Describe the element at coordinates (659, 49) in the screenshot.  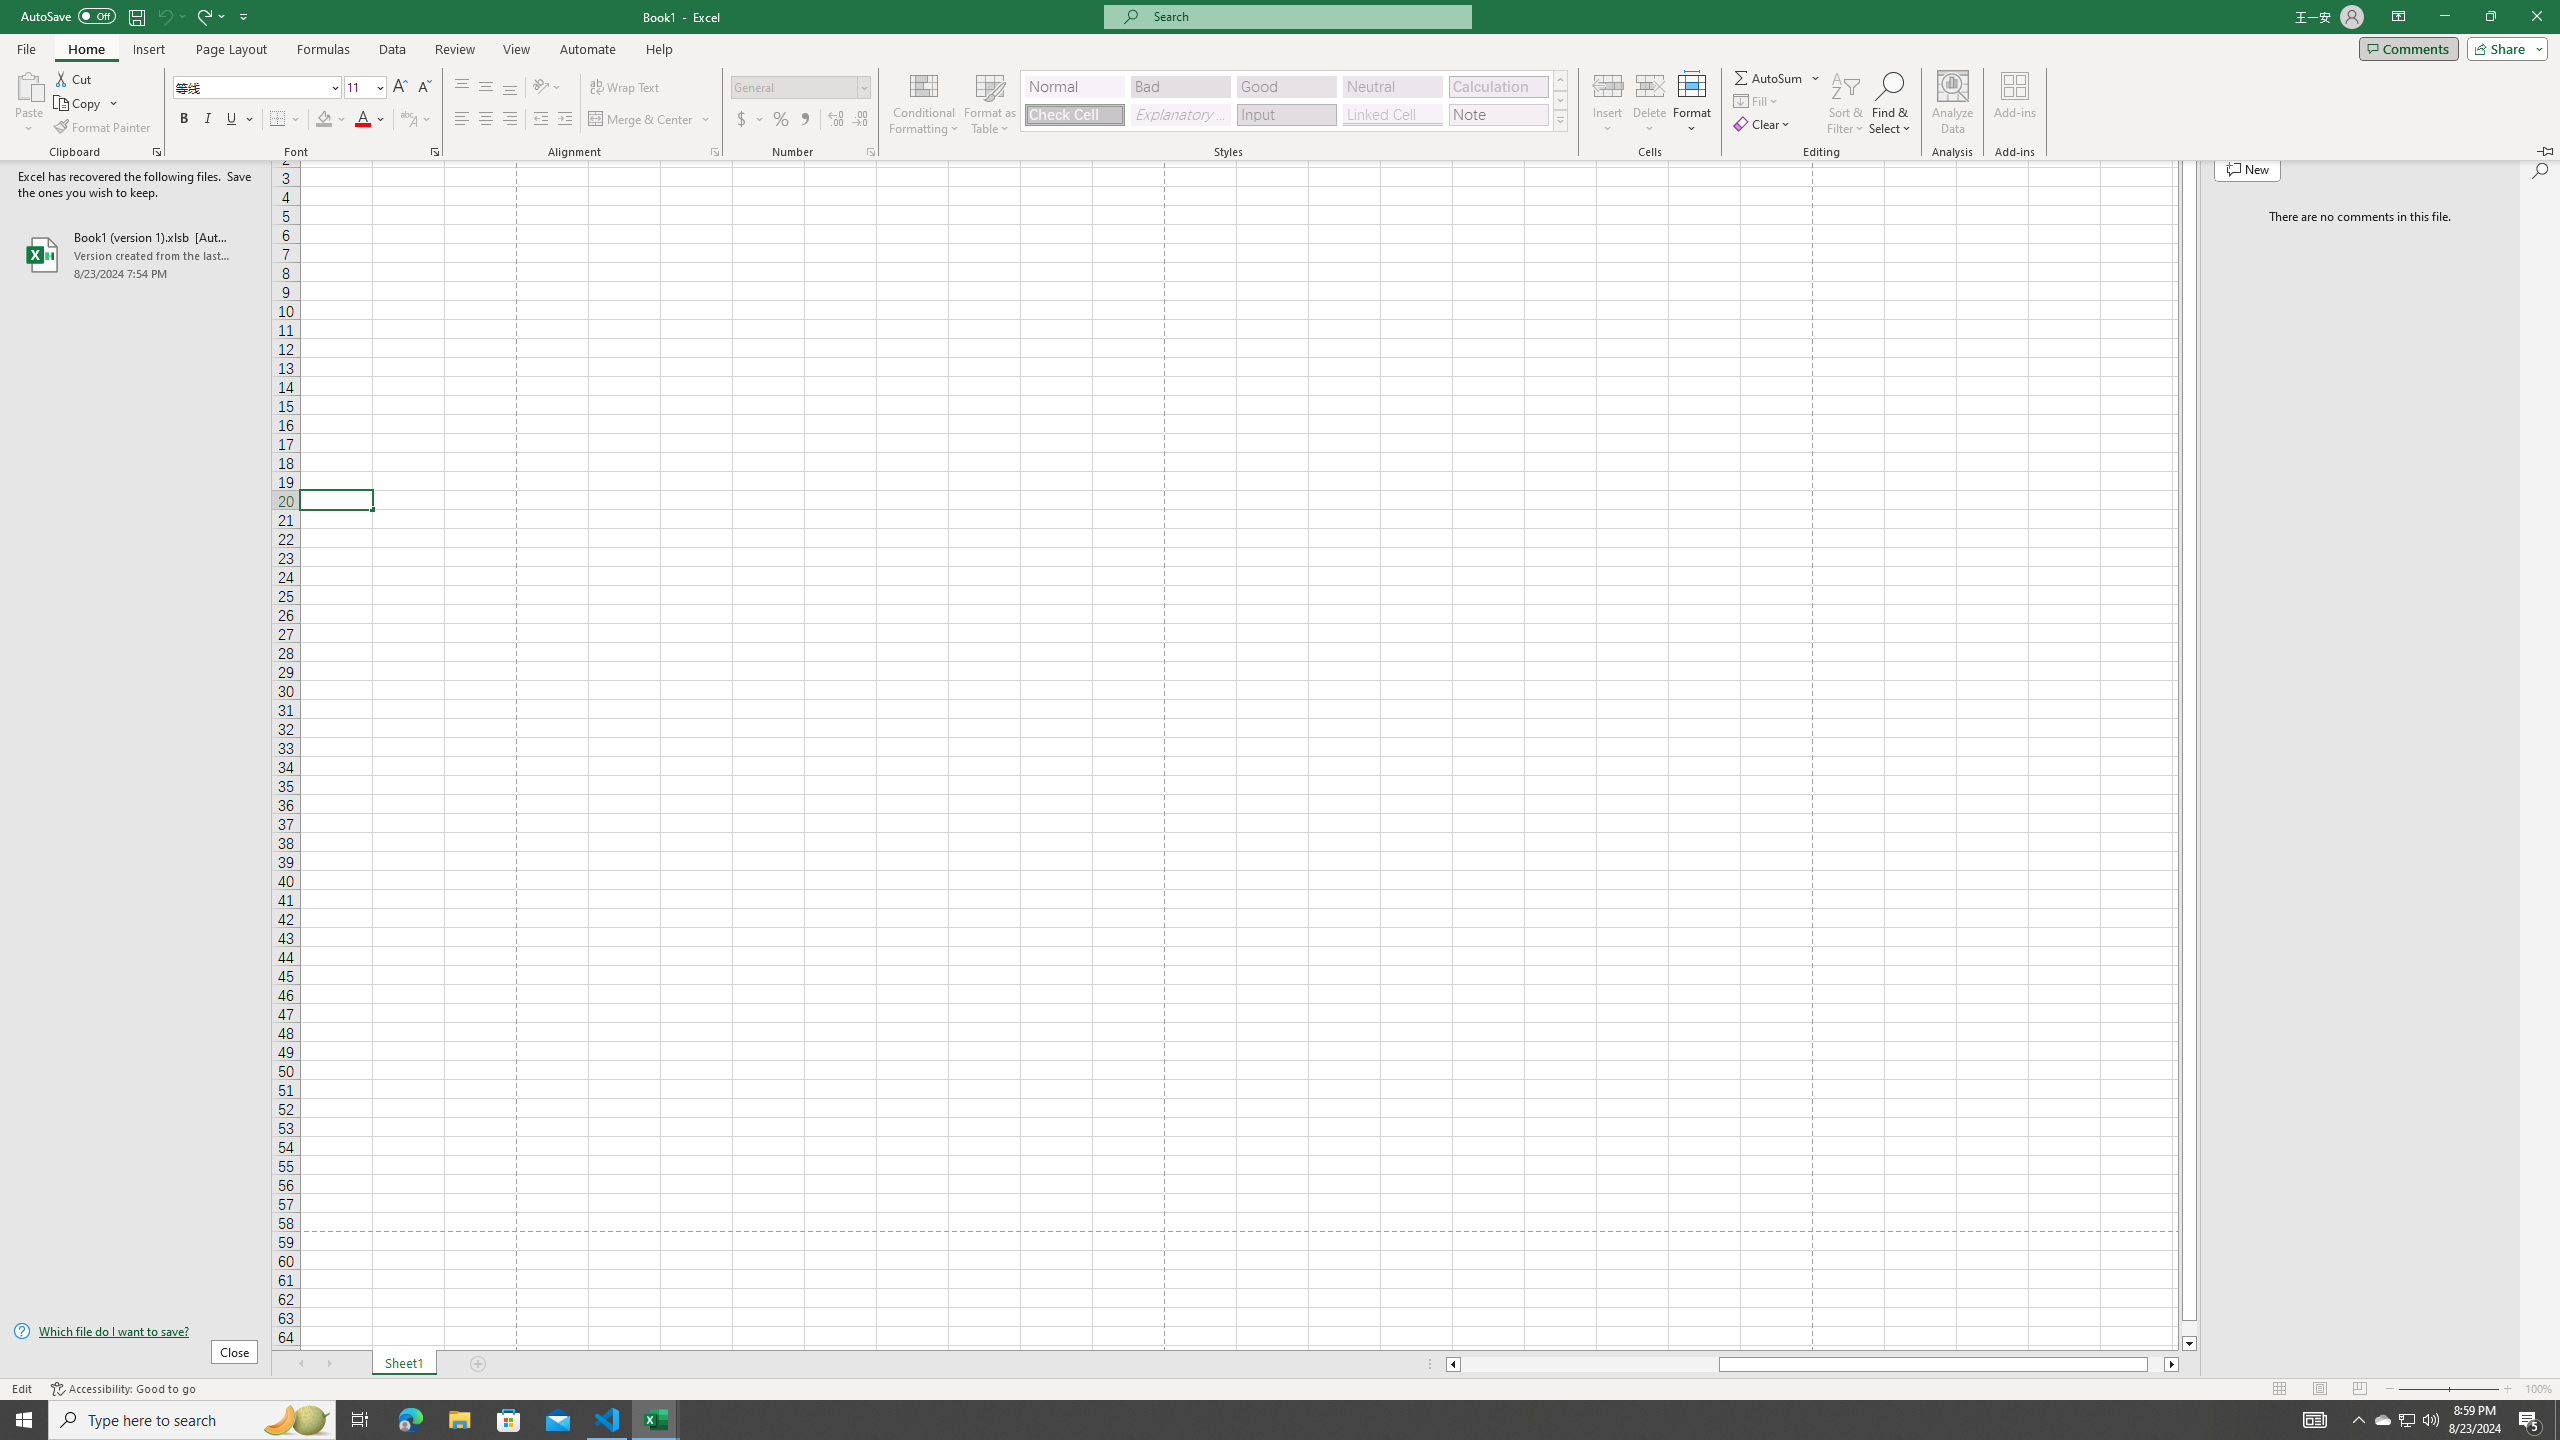
I see `'Help'` at that location.